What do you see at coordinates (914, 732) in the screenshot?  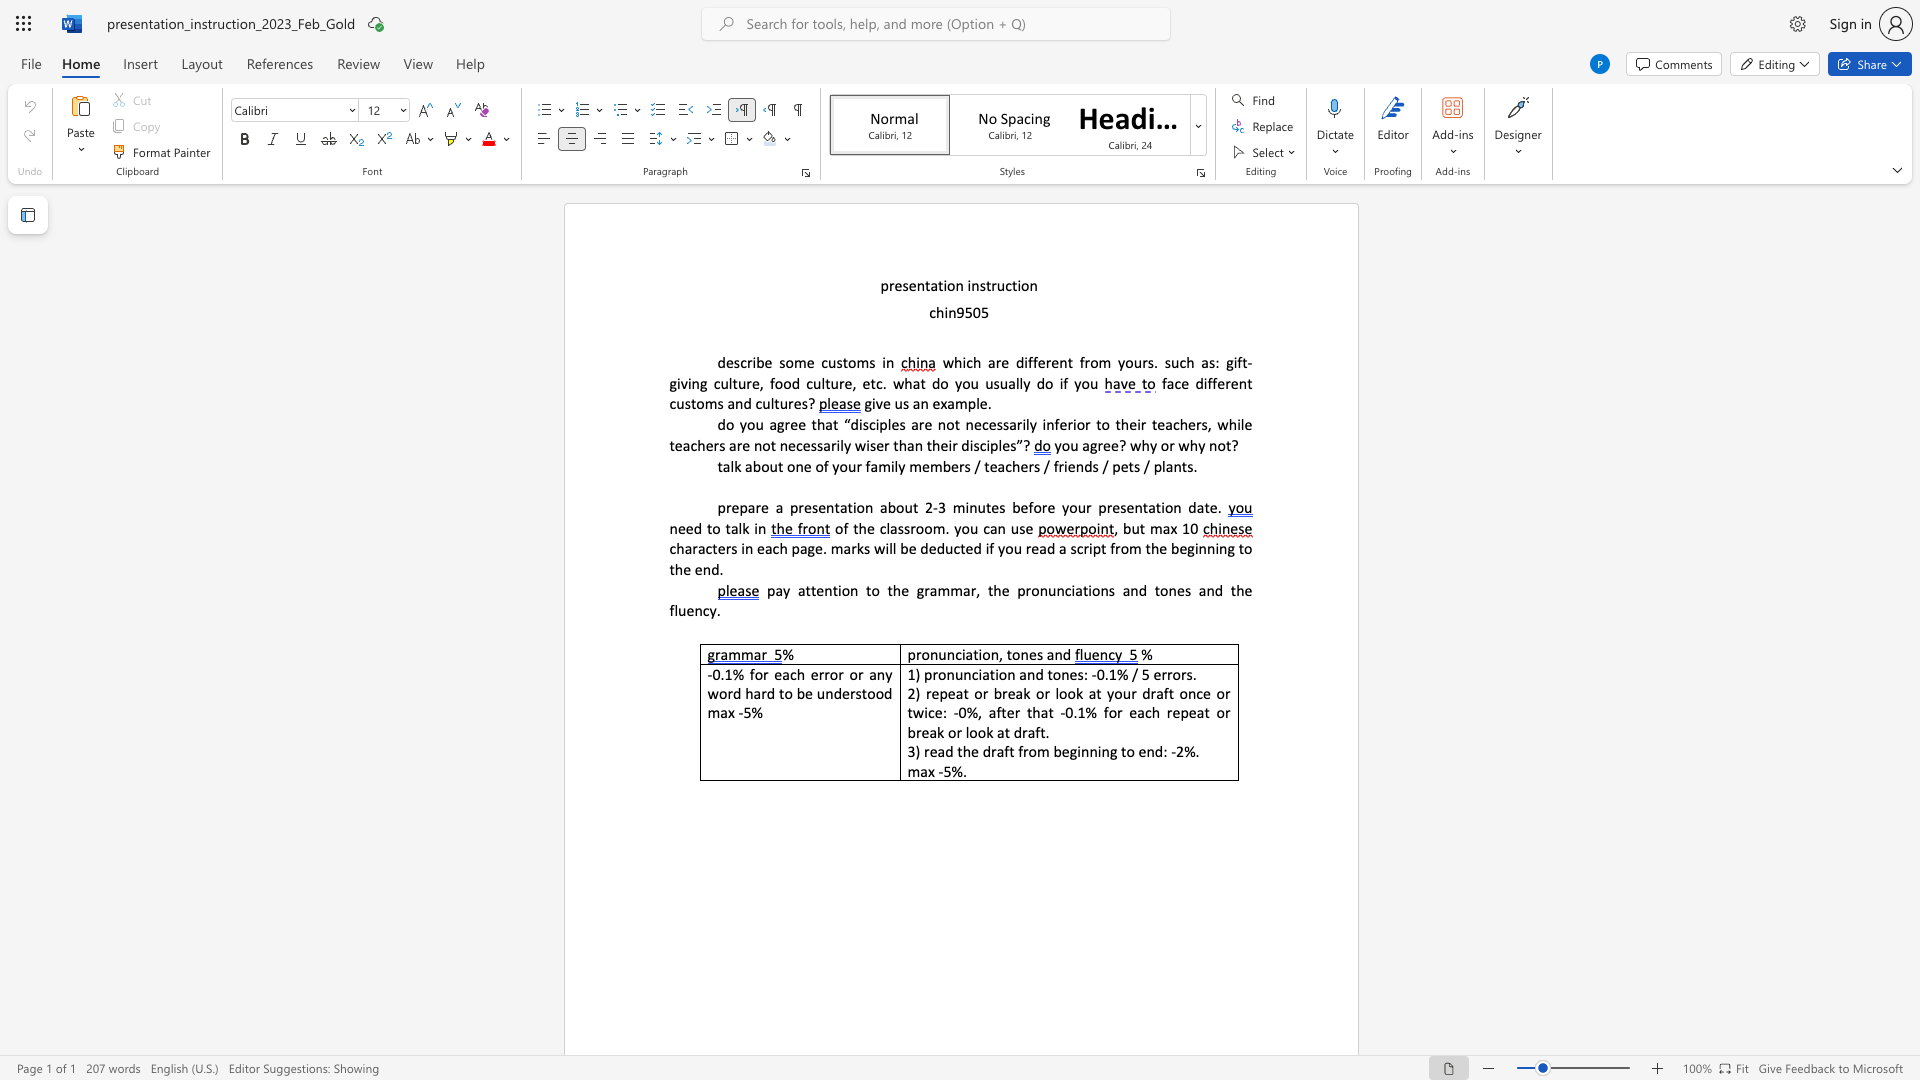 I see `the subset text "reak or look a" within the text "2) repeat or break or look at your draft once or twice: -0%, after that -0.1% for each repeat or break or look at draft."` at bounding box center [914, 732].